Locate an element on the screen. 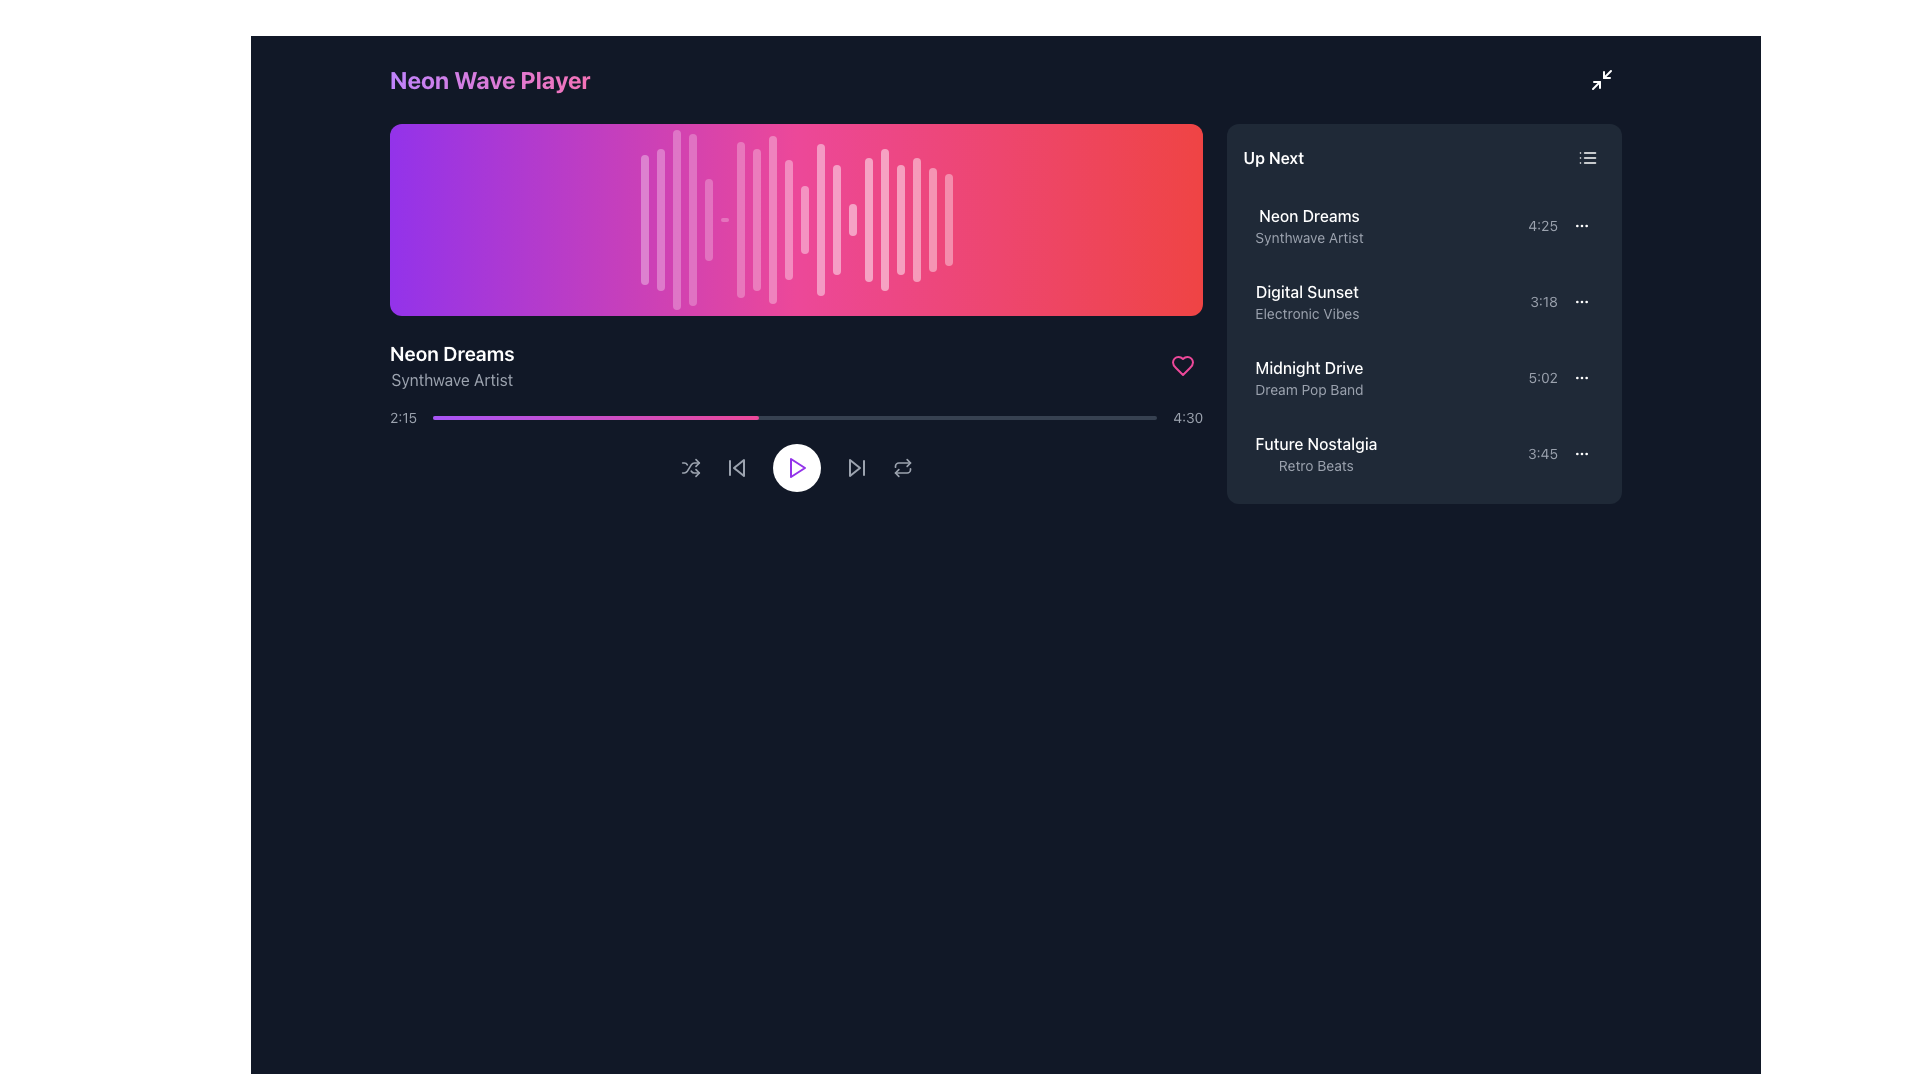 Image resolution: width=1920 pixels, height=1080 pixels. the text label displaying '2:15' in a small, light gray font, located on the left side of the progress bar in the media player interface is located at coordinates (402, 416).